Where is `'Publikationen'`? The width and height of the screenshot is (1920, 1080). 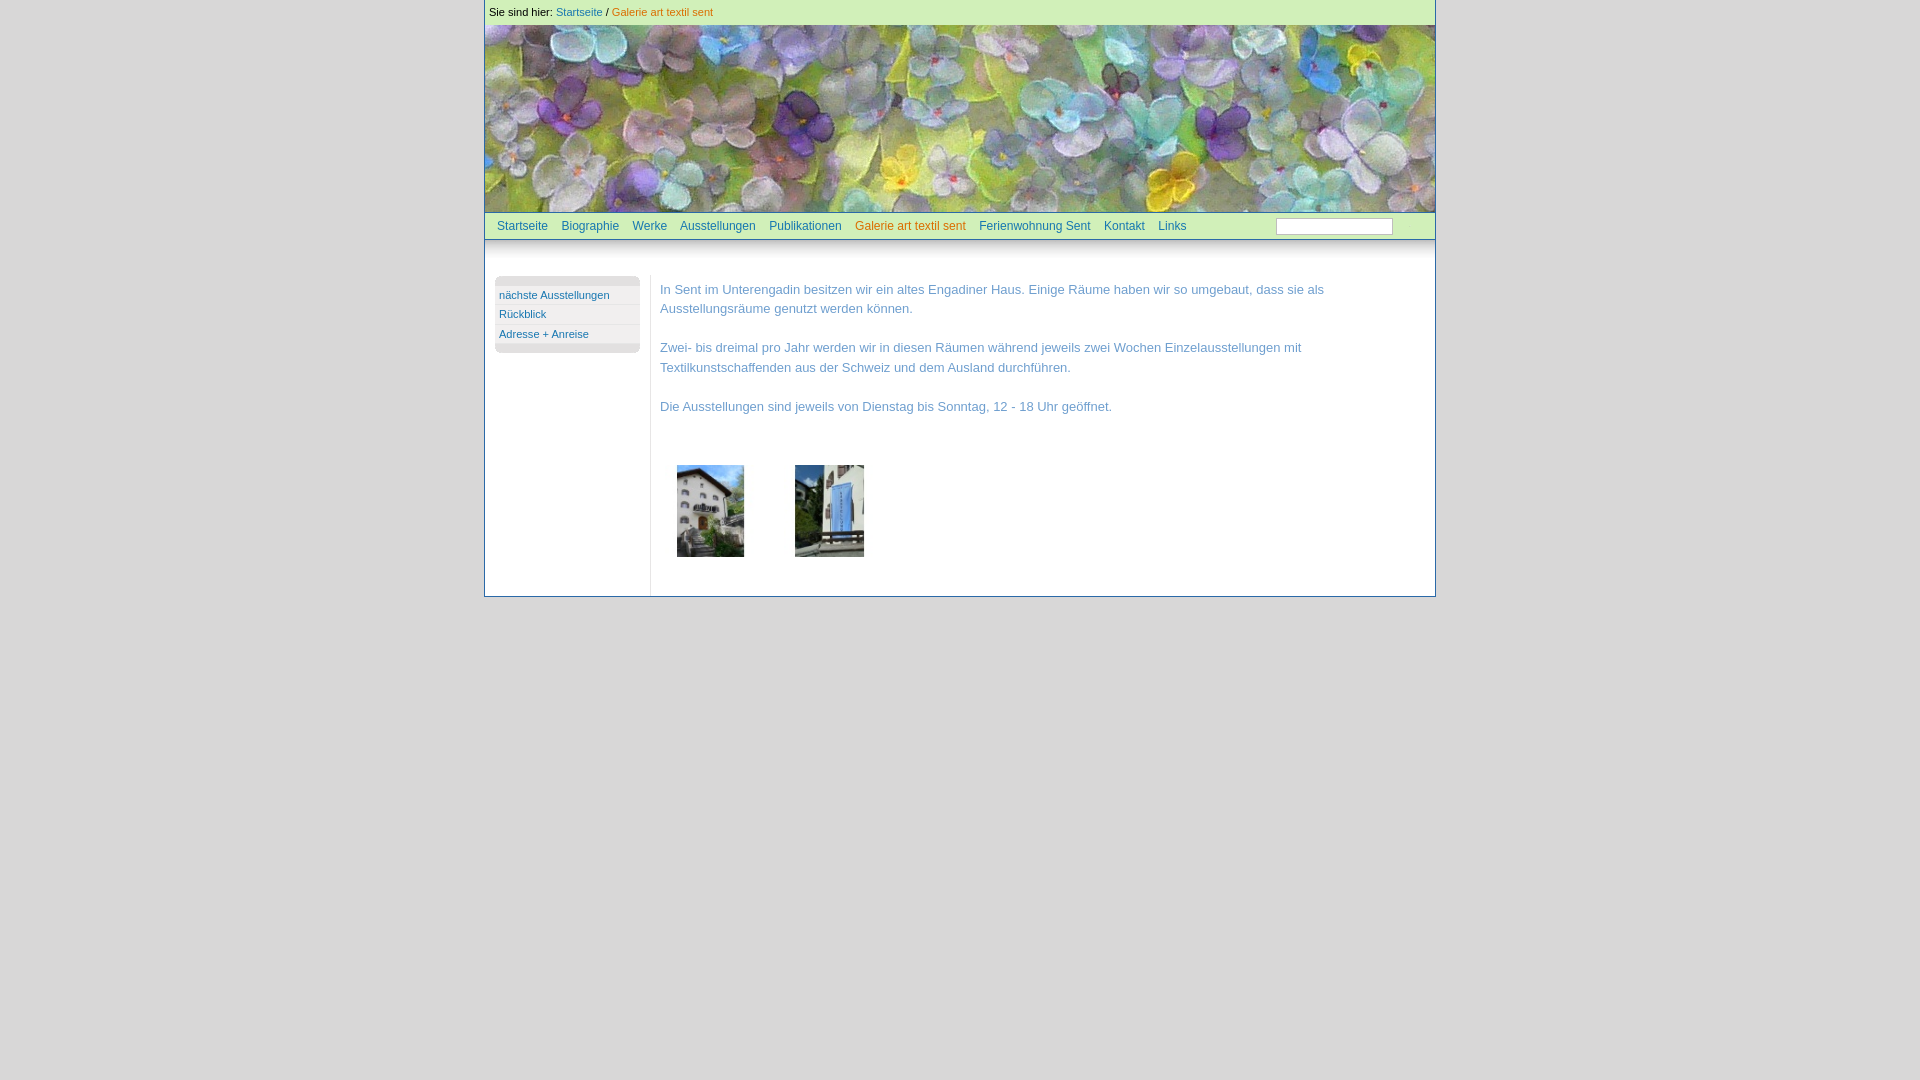 'Publikationen' is located at coordinates (805, 225).